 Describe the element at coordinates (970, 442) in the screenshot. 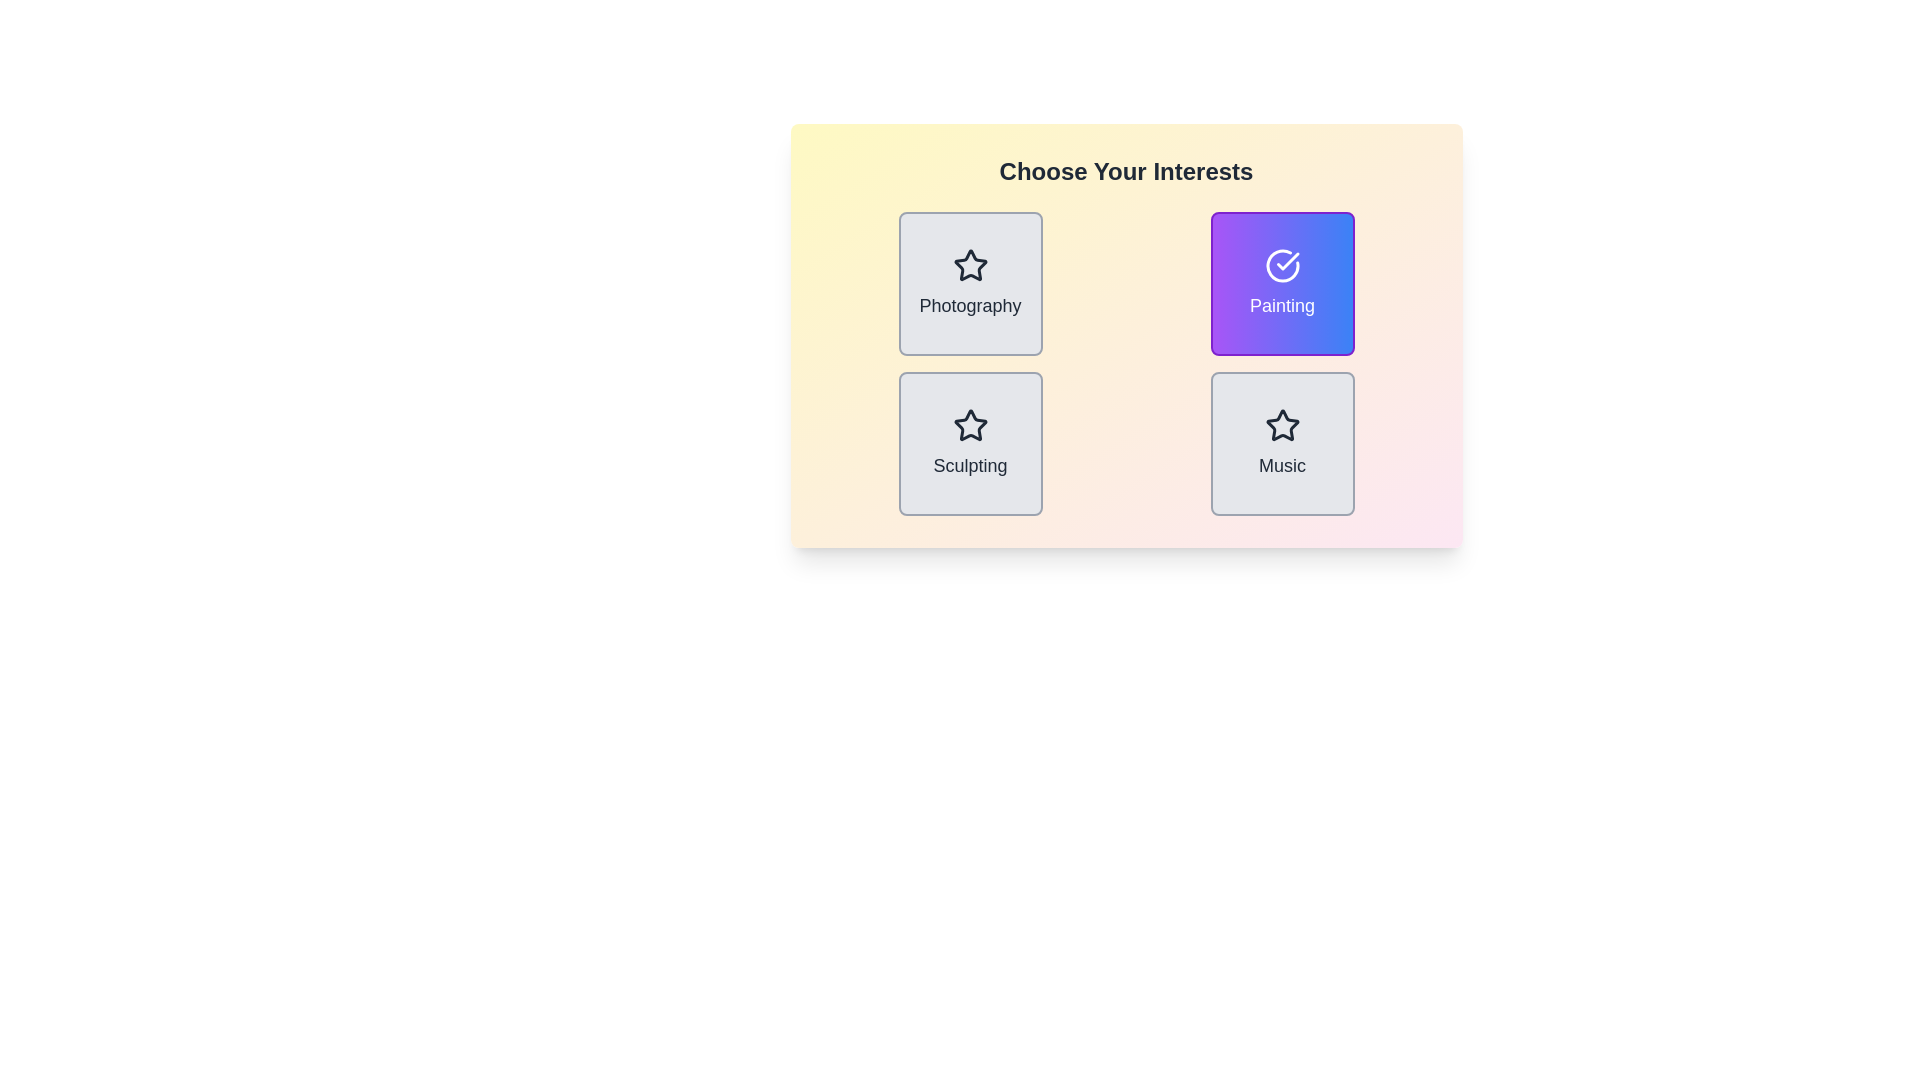

I see `the item labeled Sculpting by clicking its button` at that location.